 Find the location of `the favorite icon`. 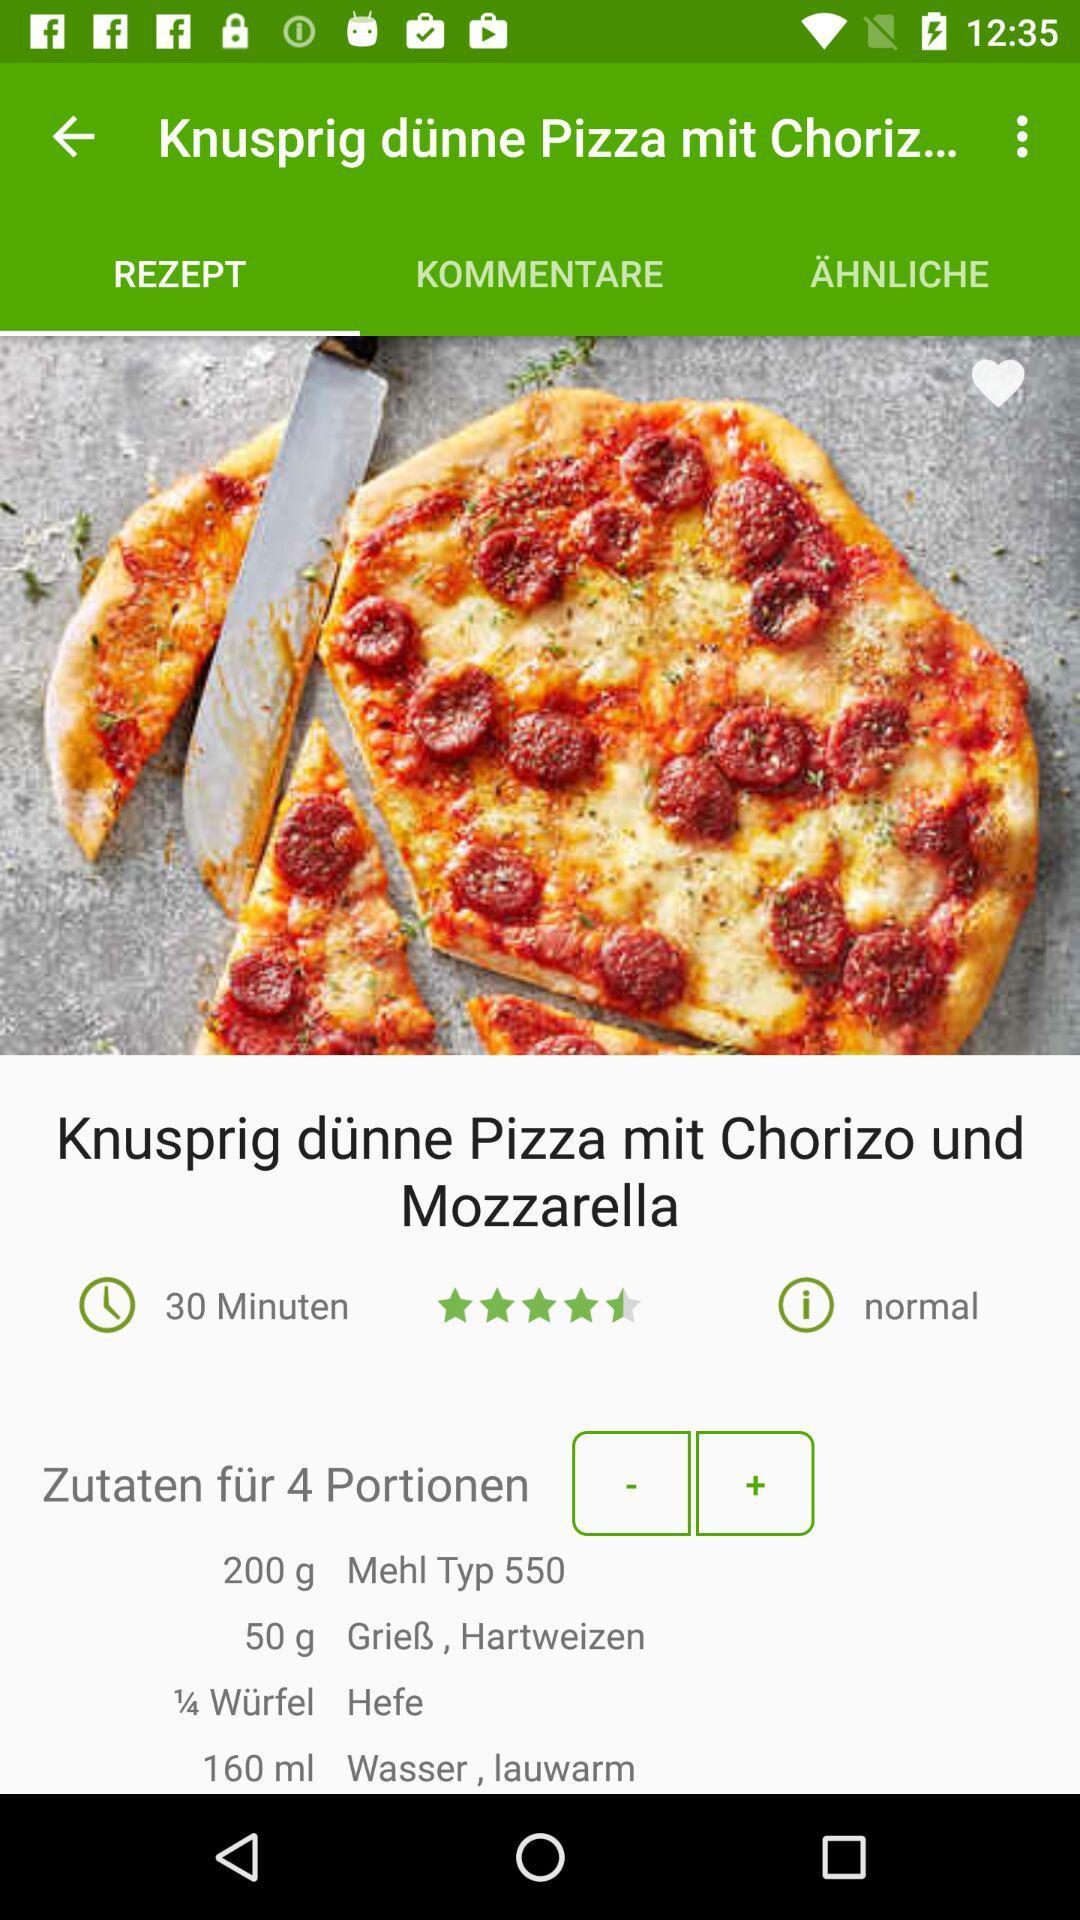

the favorite icon is located at coordinates (998, 383).